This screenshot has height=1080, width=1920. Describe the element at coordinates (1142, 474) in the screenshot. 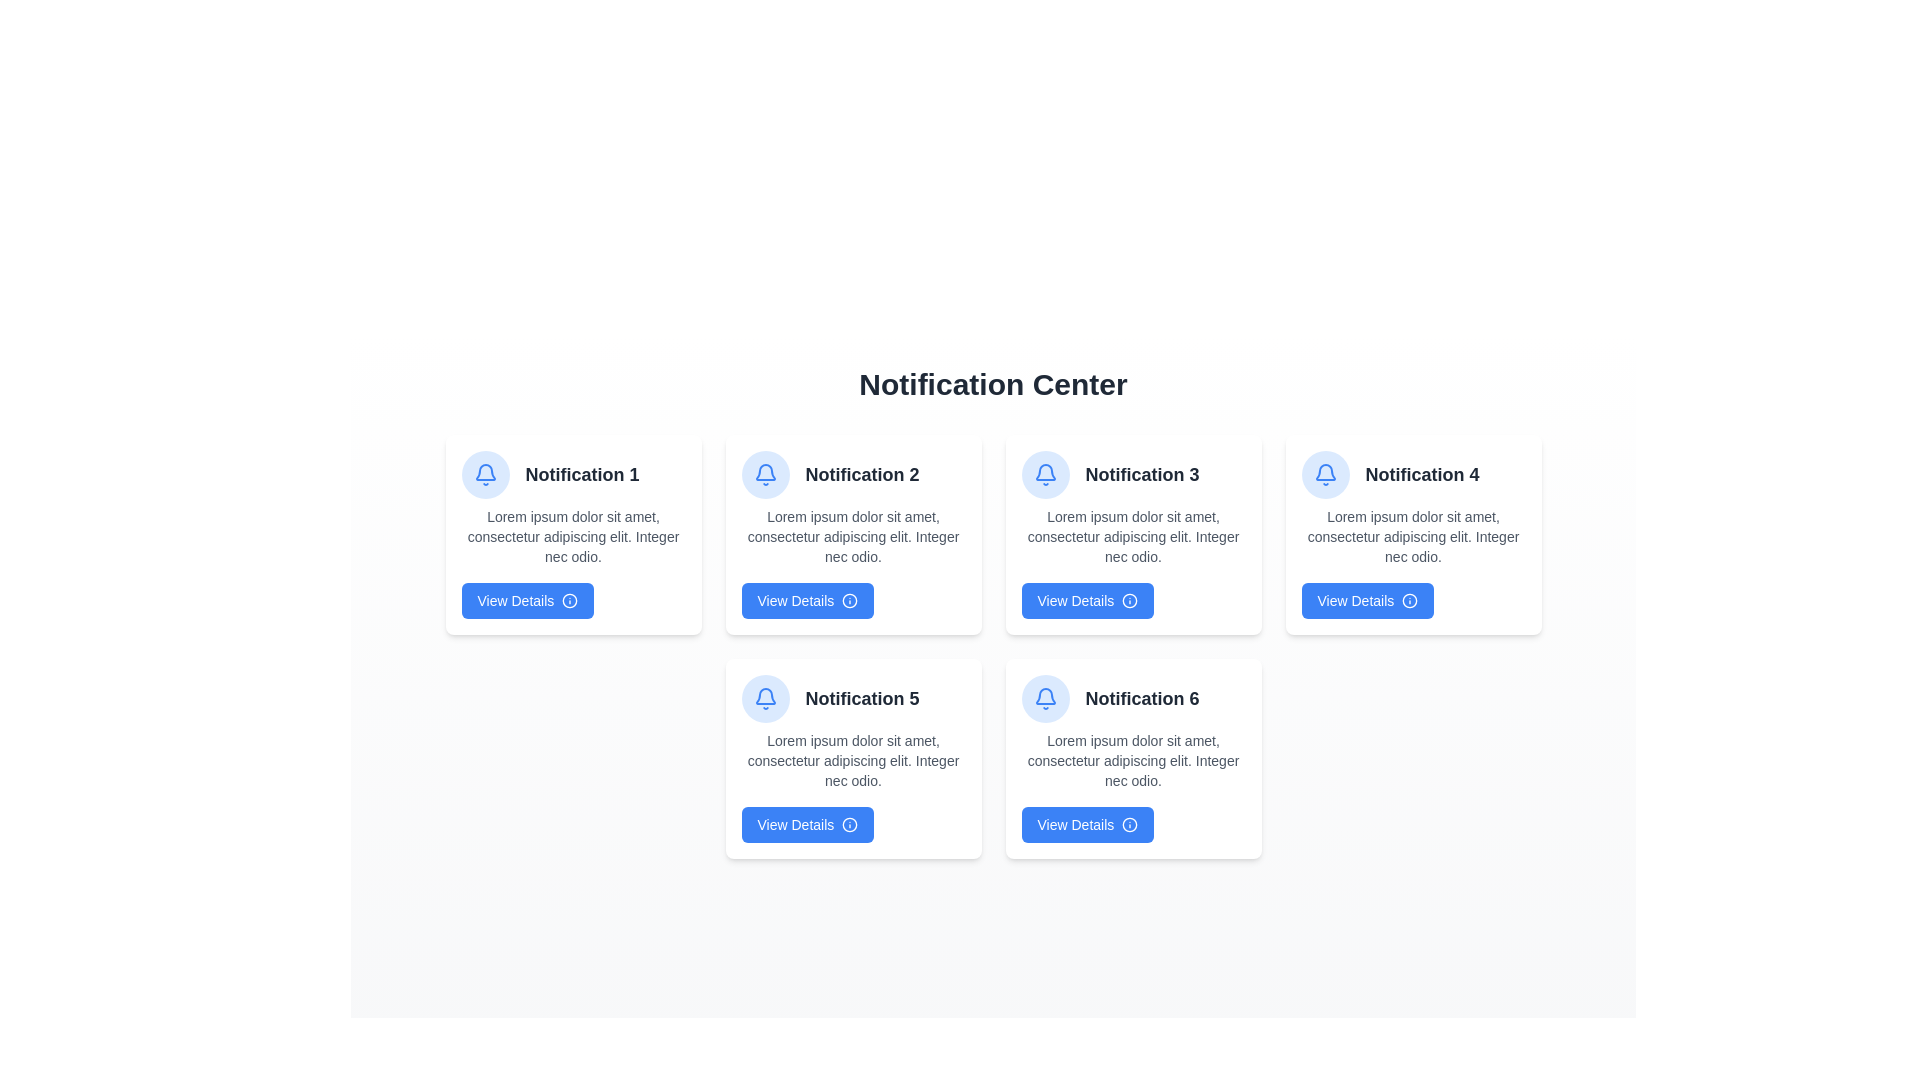

I see `the title of the third notification, which is located between 'Notification 2' and 'Notification 4' in the notification grid, even though it is marked as non-interactive` at that location.